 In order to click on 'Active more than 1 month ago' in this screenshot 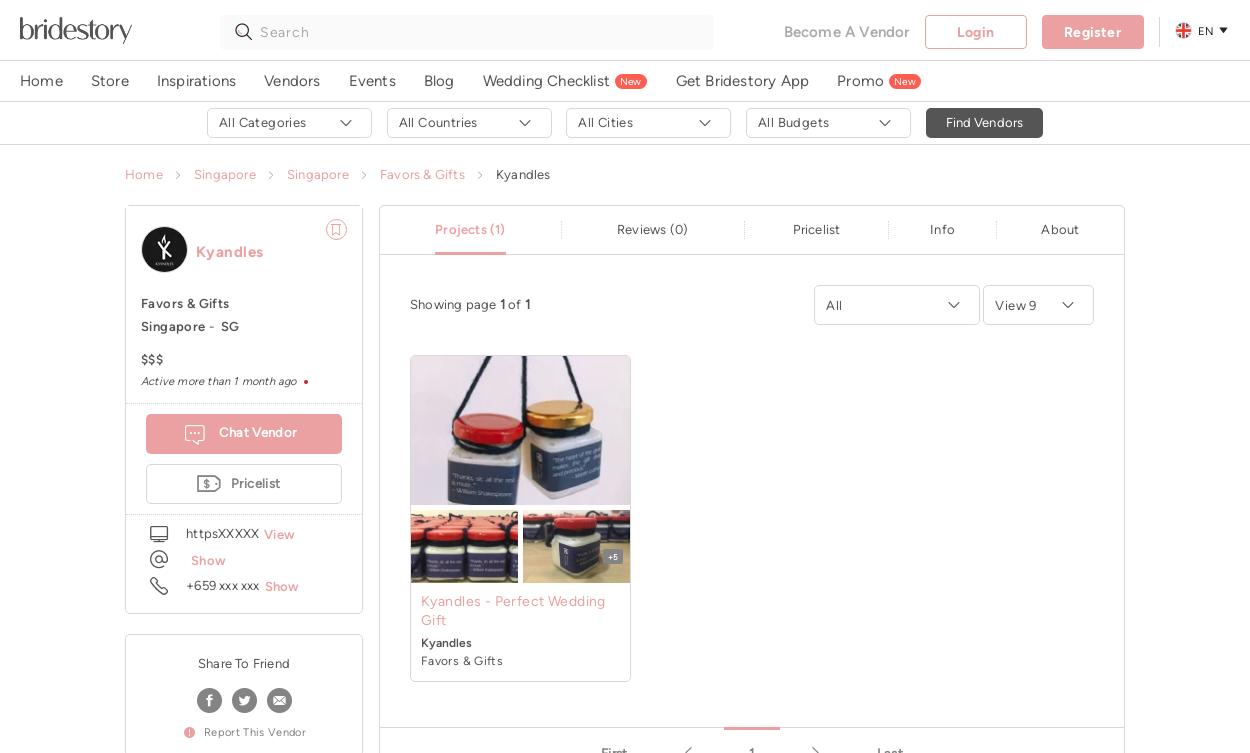, I will do `click(141, 380)`.